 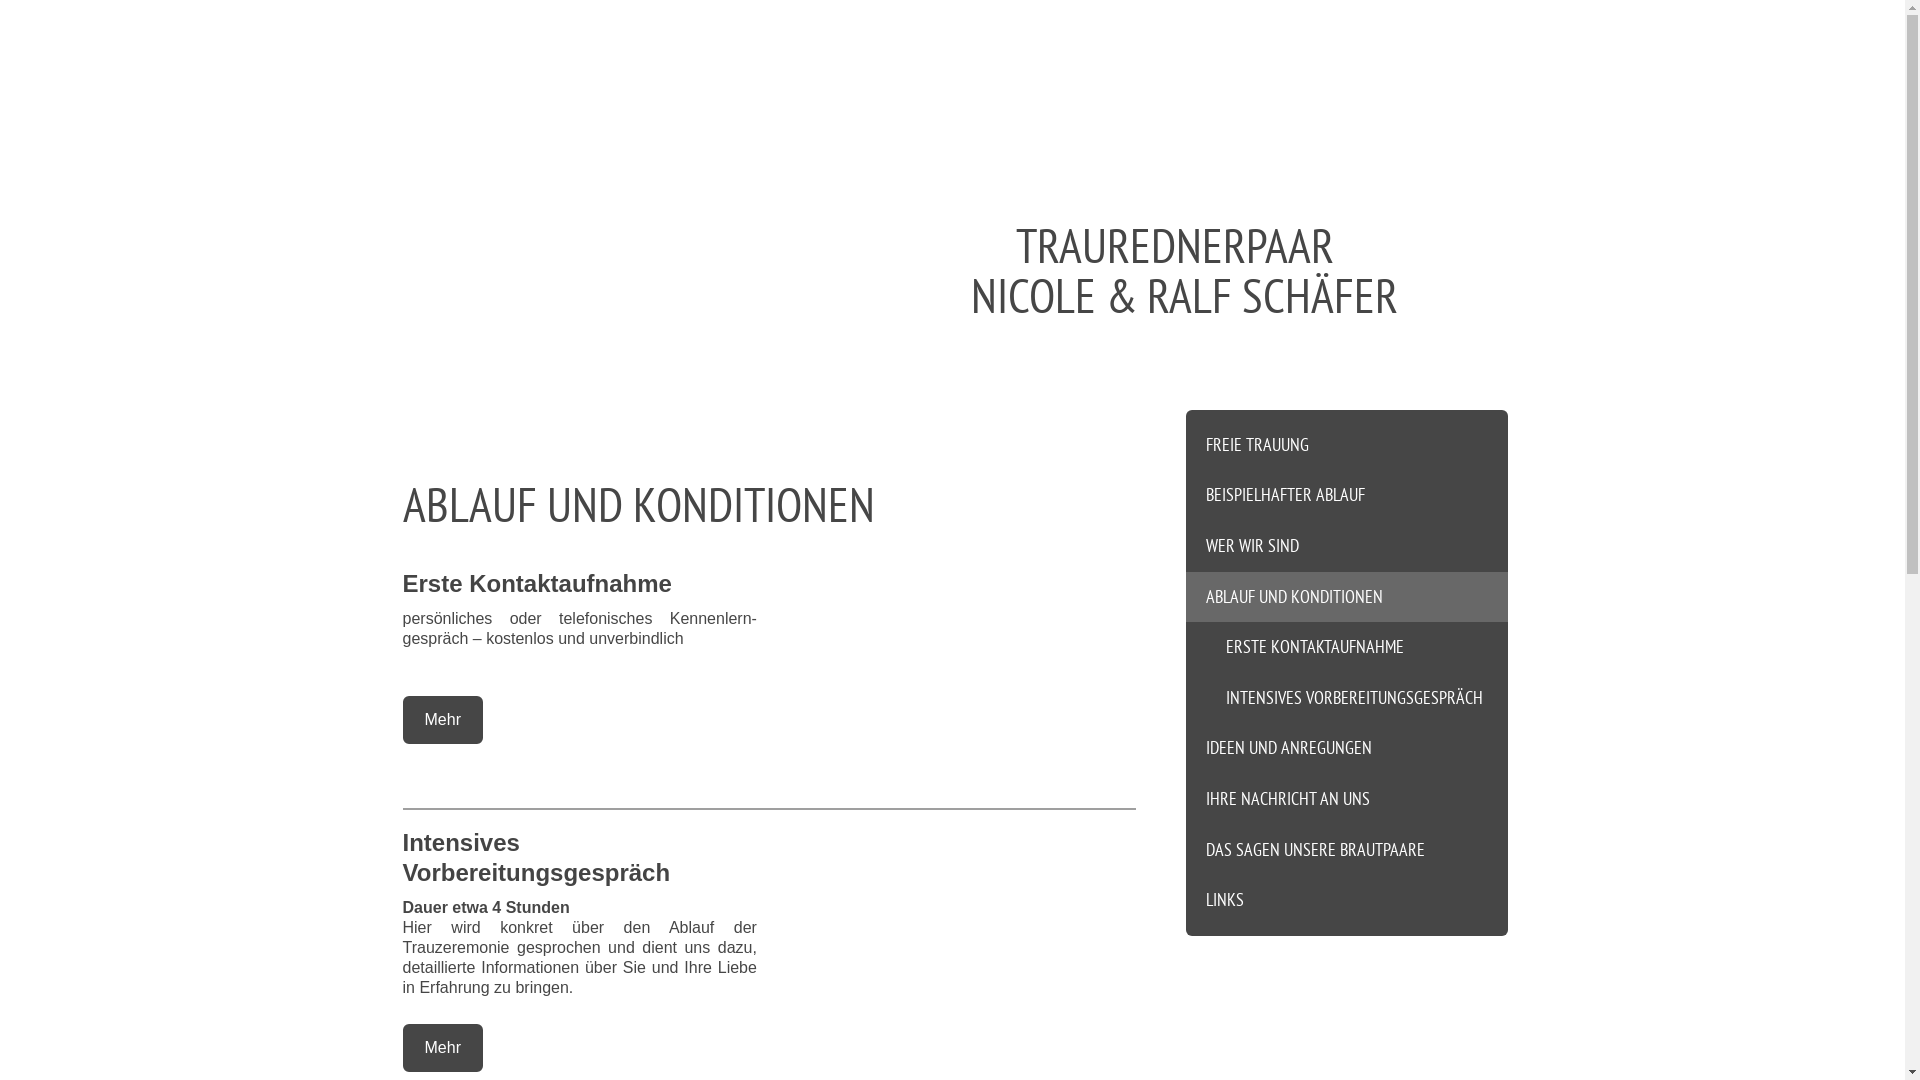 I want to click on 'IHRE NACHRICHT AN UNS', so click(x=1347, y=798).